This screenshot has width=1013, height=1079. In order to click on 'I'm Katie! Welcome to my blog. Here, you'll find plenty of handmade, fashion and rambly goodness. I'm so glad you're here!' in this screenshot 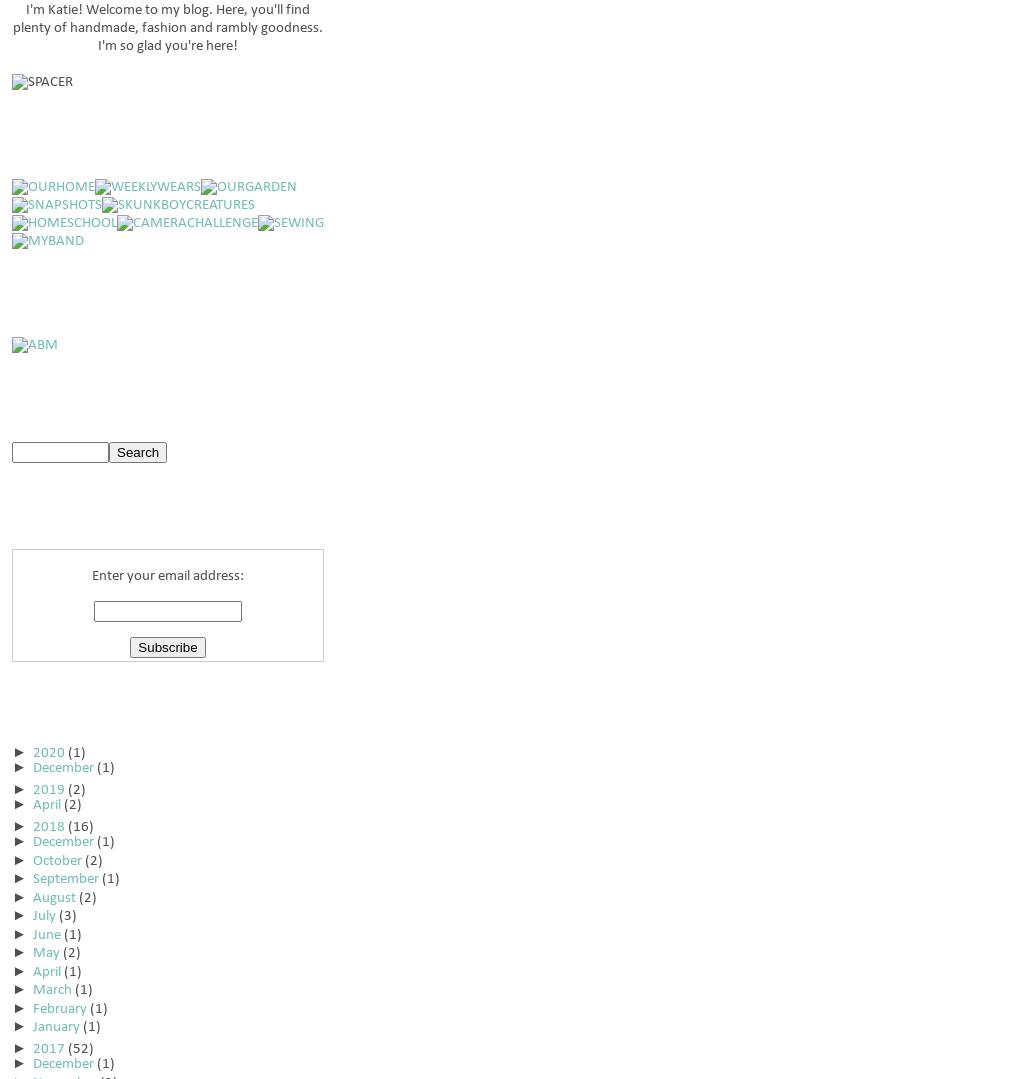, I will do `click(11, 28)`.